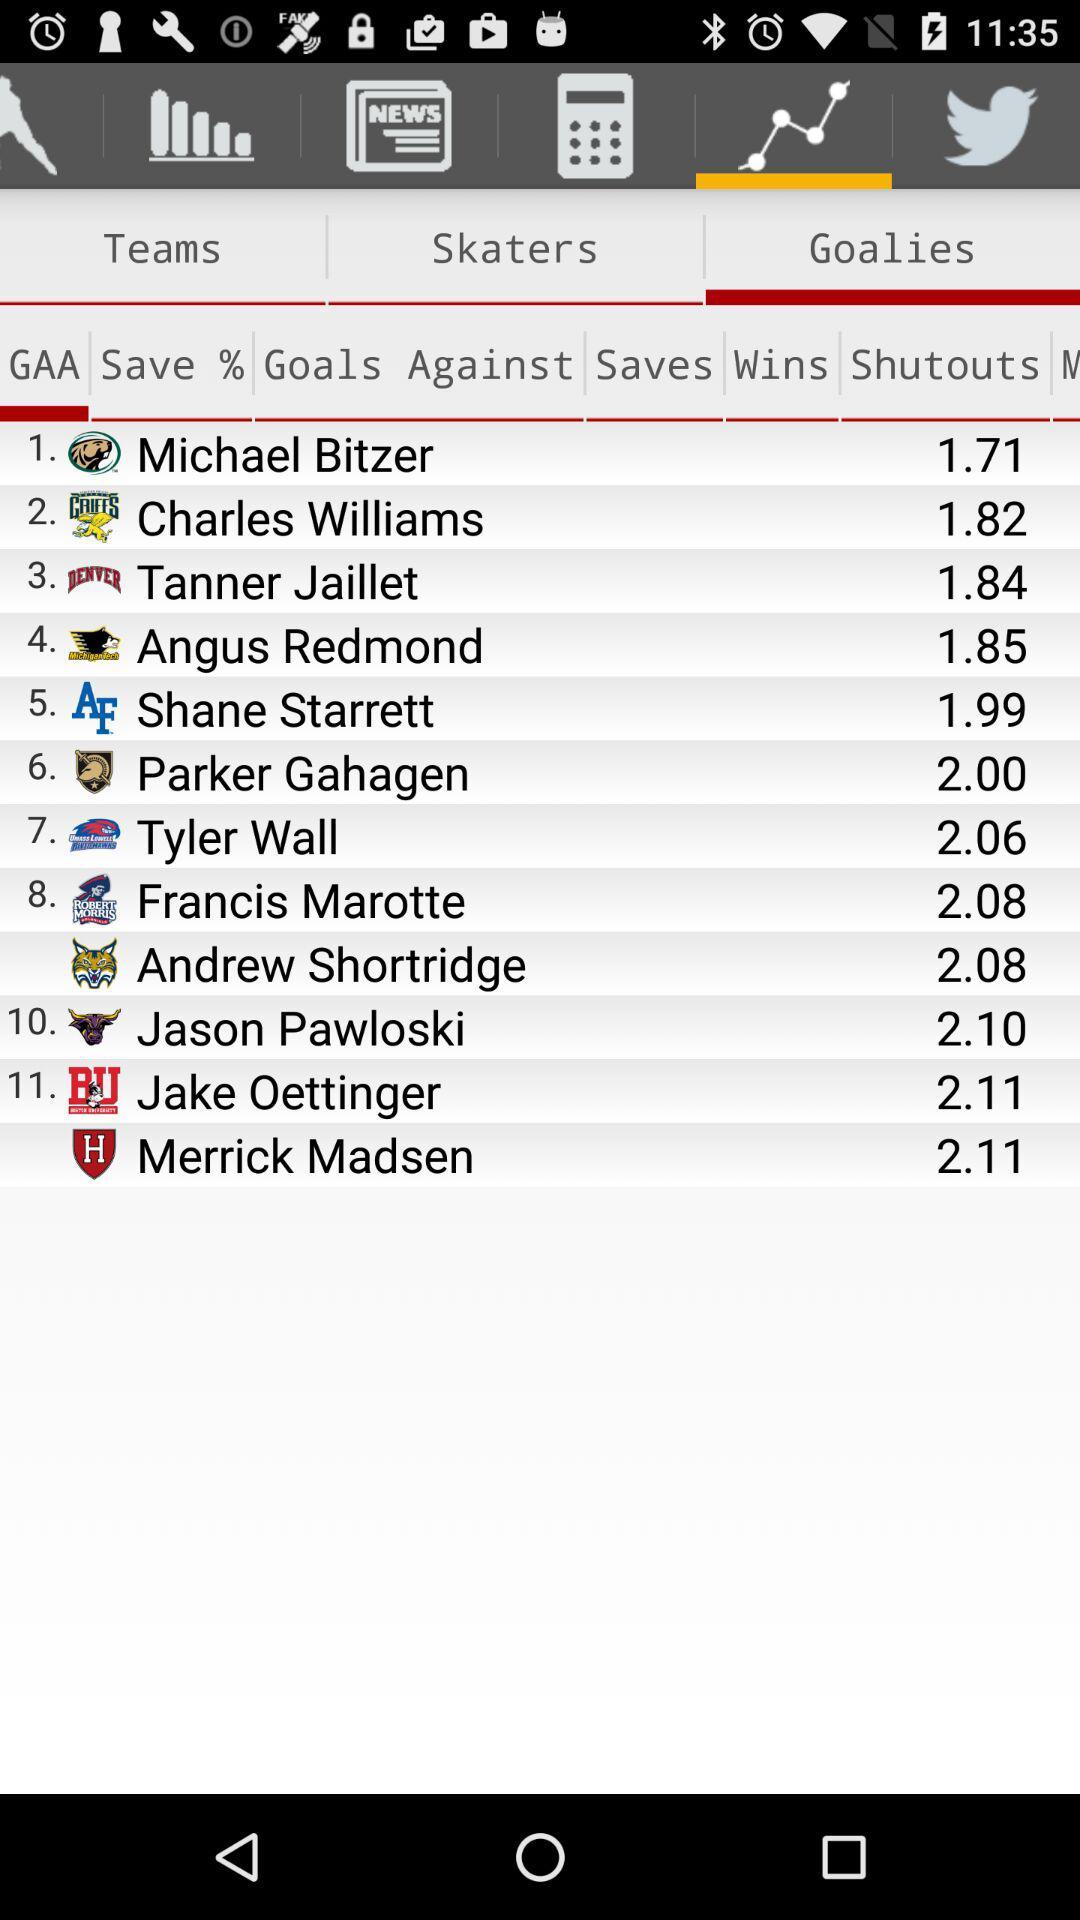 Image resolution: width=1080 pixels, height=1920 pixels. I want to click on the item to the right of the teams icon, so click(514, 246).